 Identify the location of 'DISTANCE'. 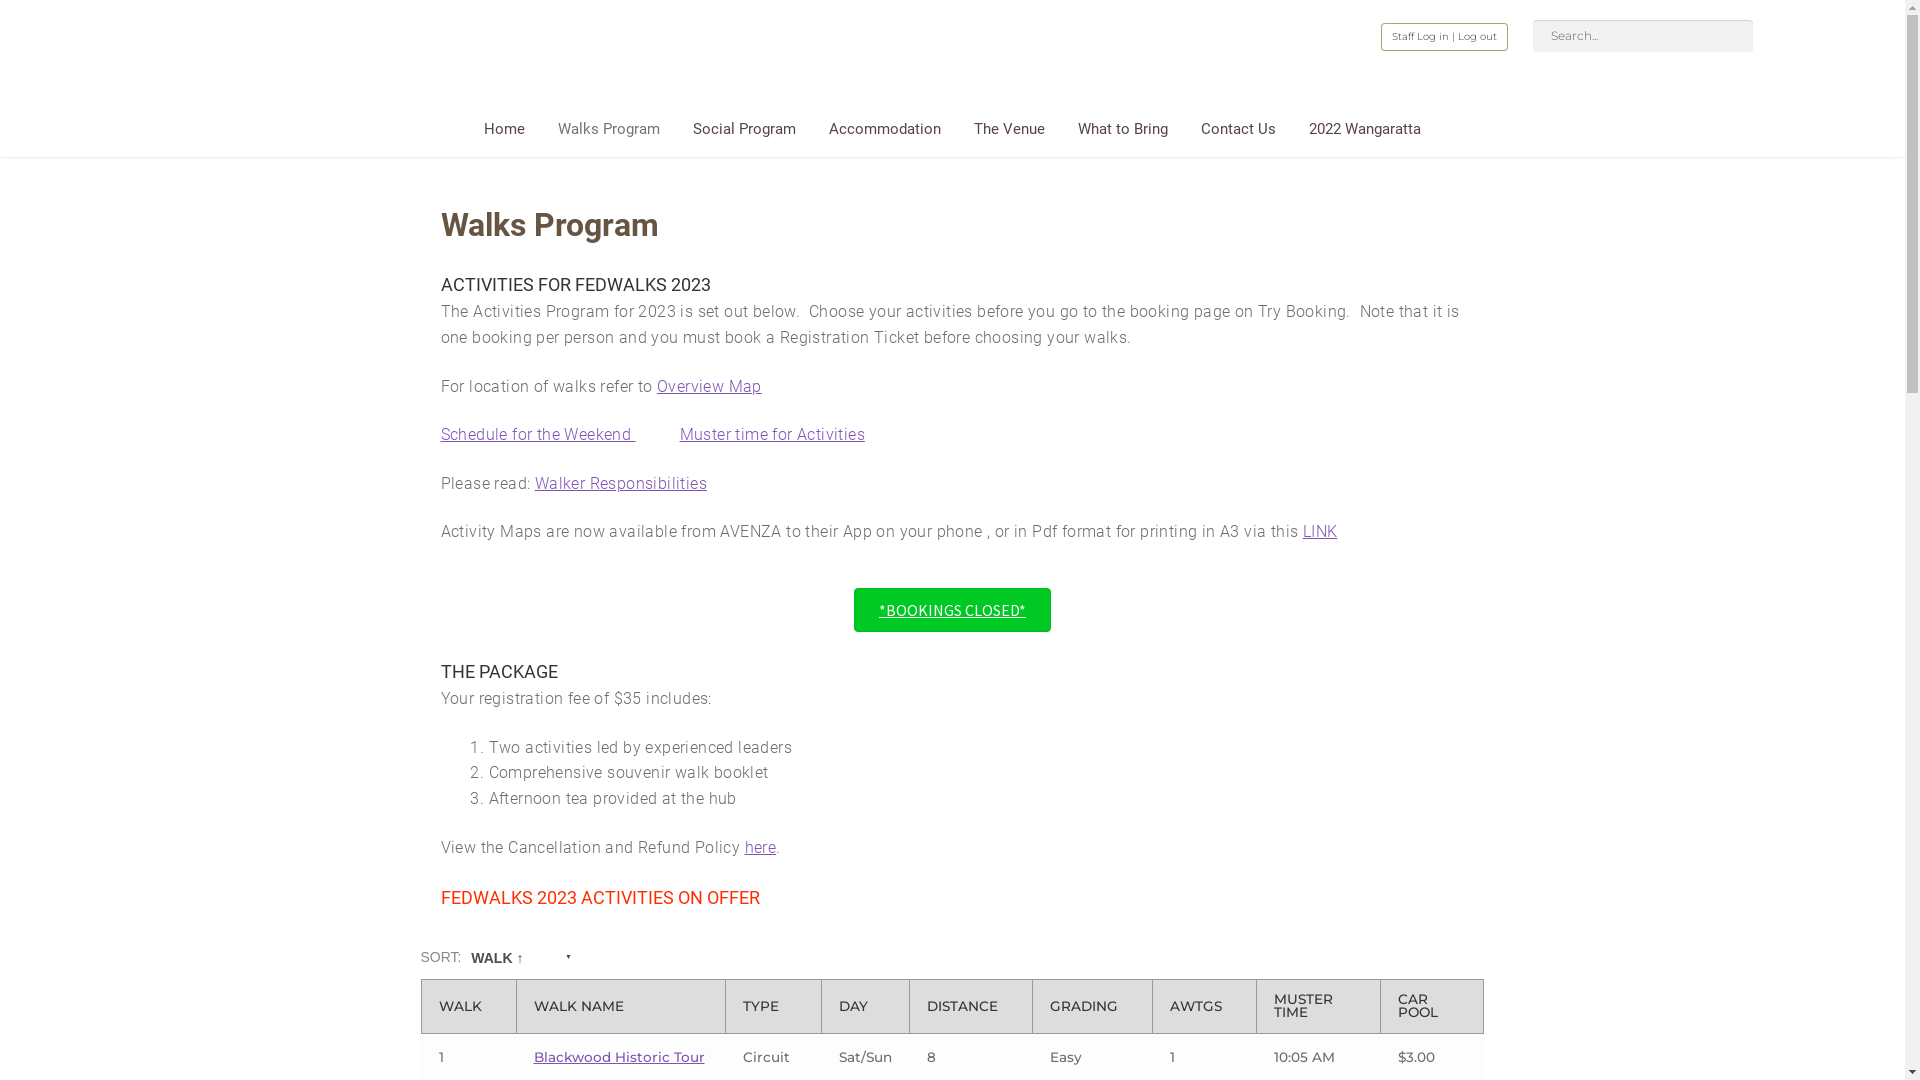
(970, 1006).